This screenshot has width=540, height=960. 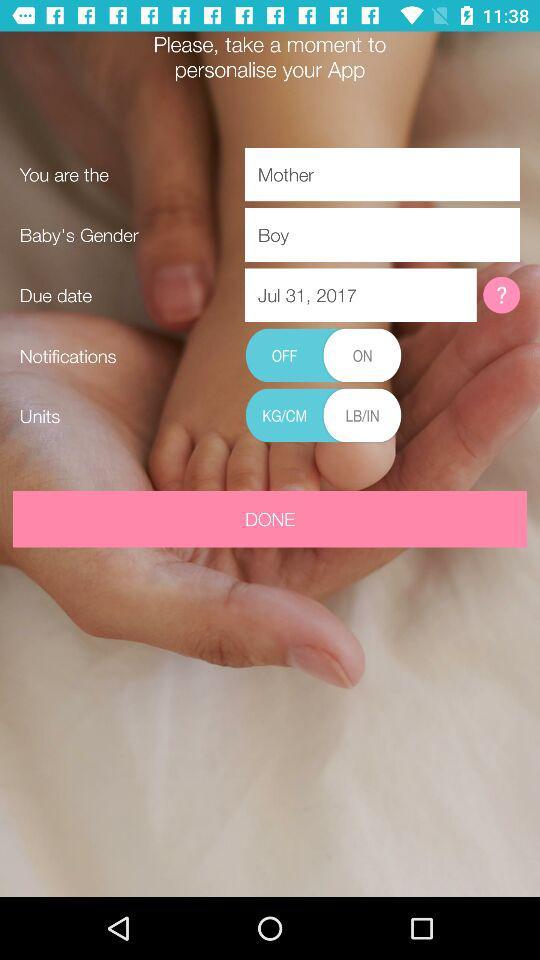 I want to click on choose your choice, so click(x=323, y=415).